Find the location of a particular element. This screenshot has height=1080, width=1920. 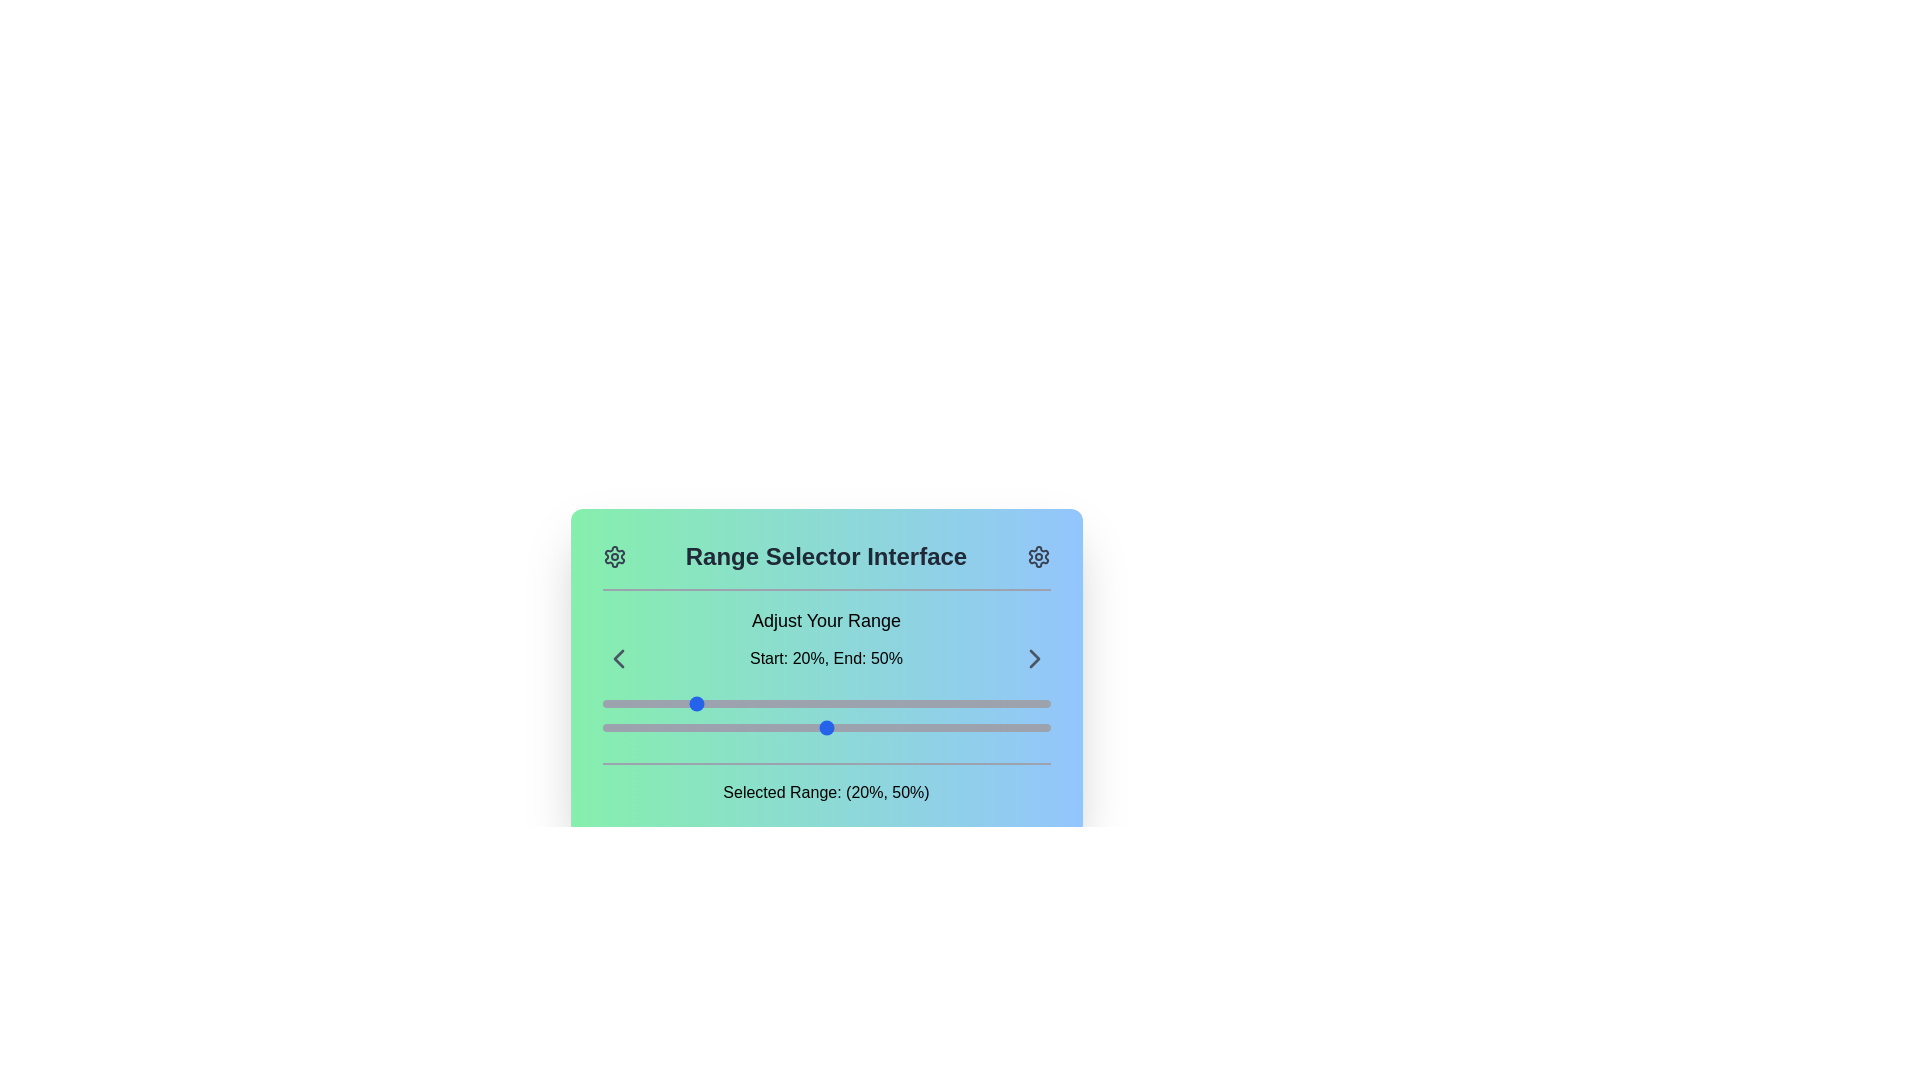

the slider is located at coordinates (1019, 703).